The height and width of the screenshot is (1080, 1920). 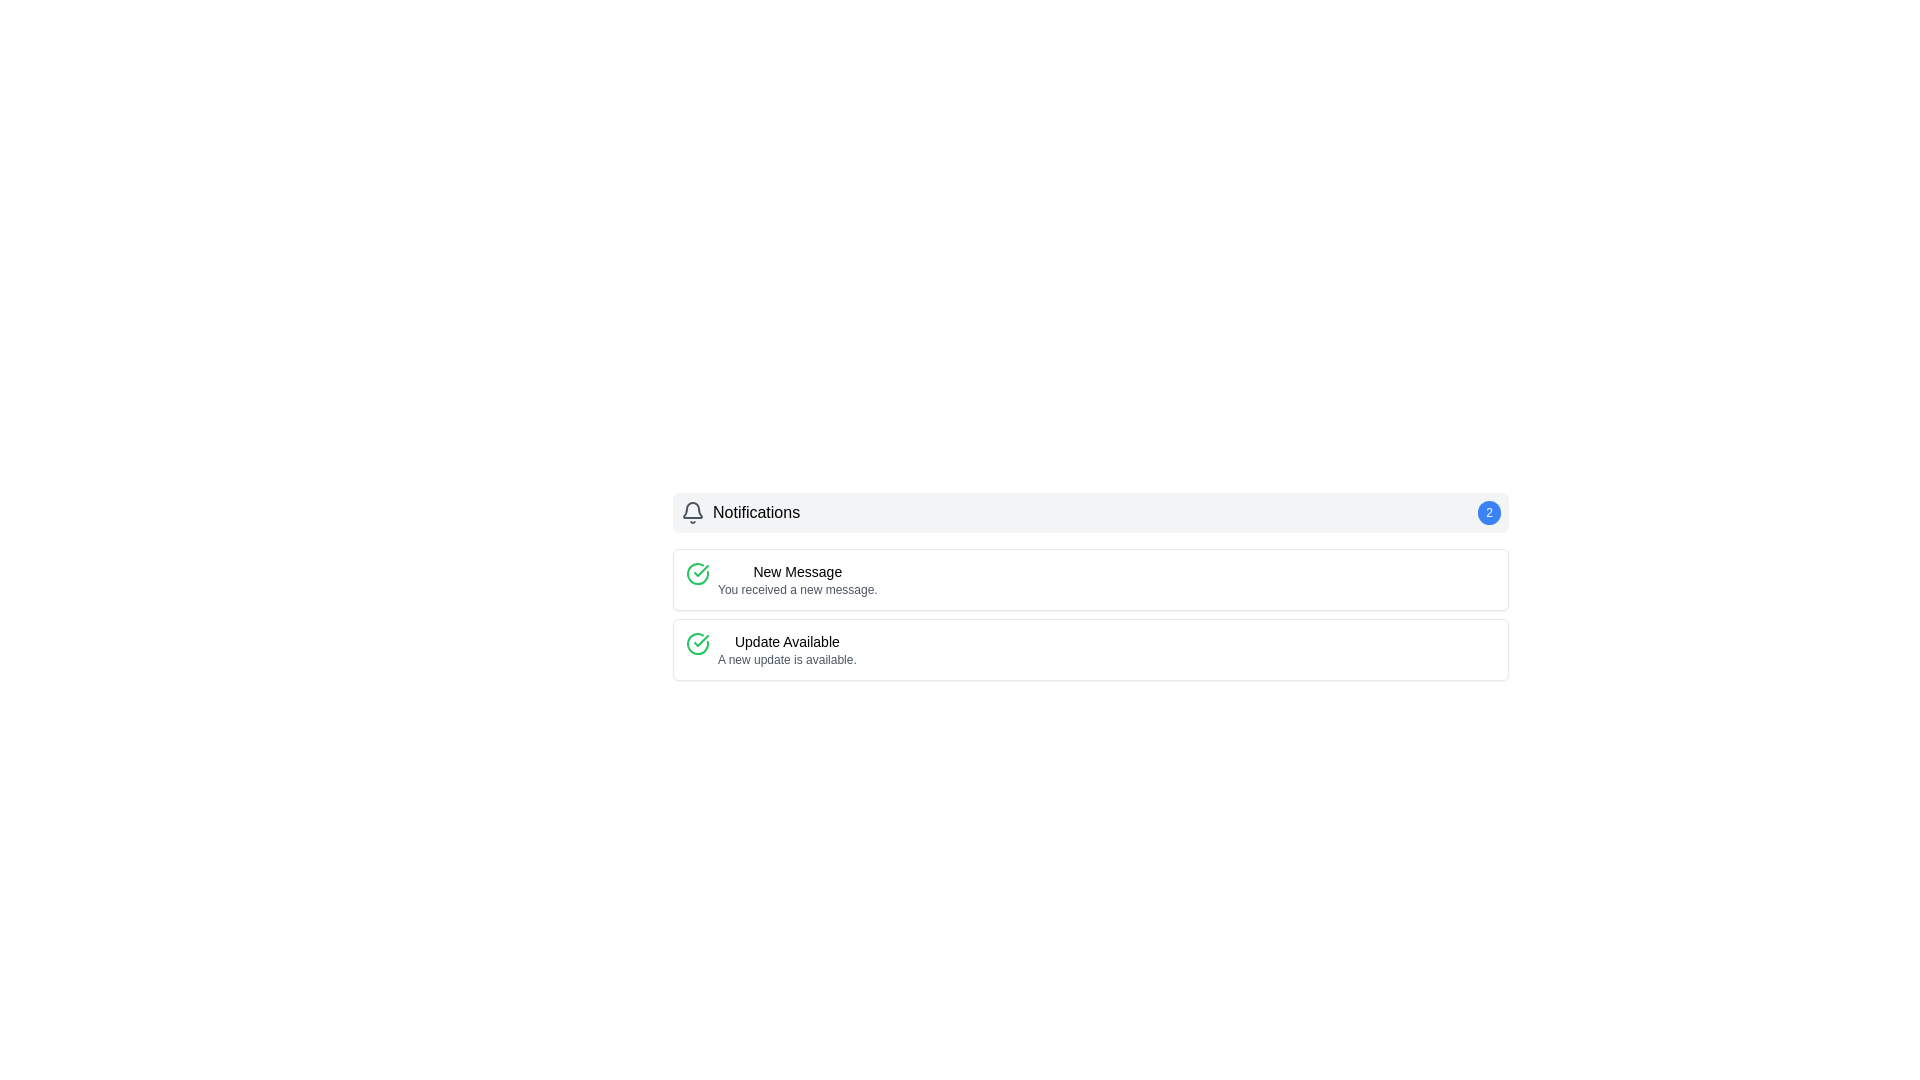 I want to click on the vector graphic indicating the successful or update status of the 'Update Available' notification card, located within the green-highlighted graphics adjacent to the left of its primary text description, so click(x=697, y=574).